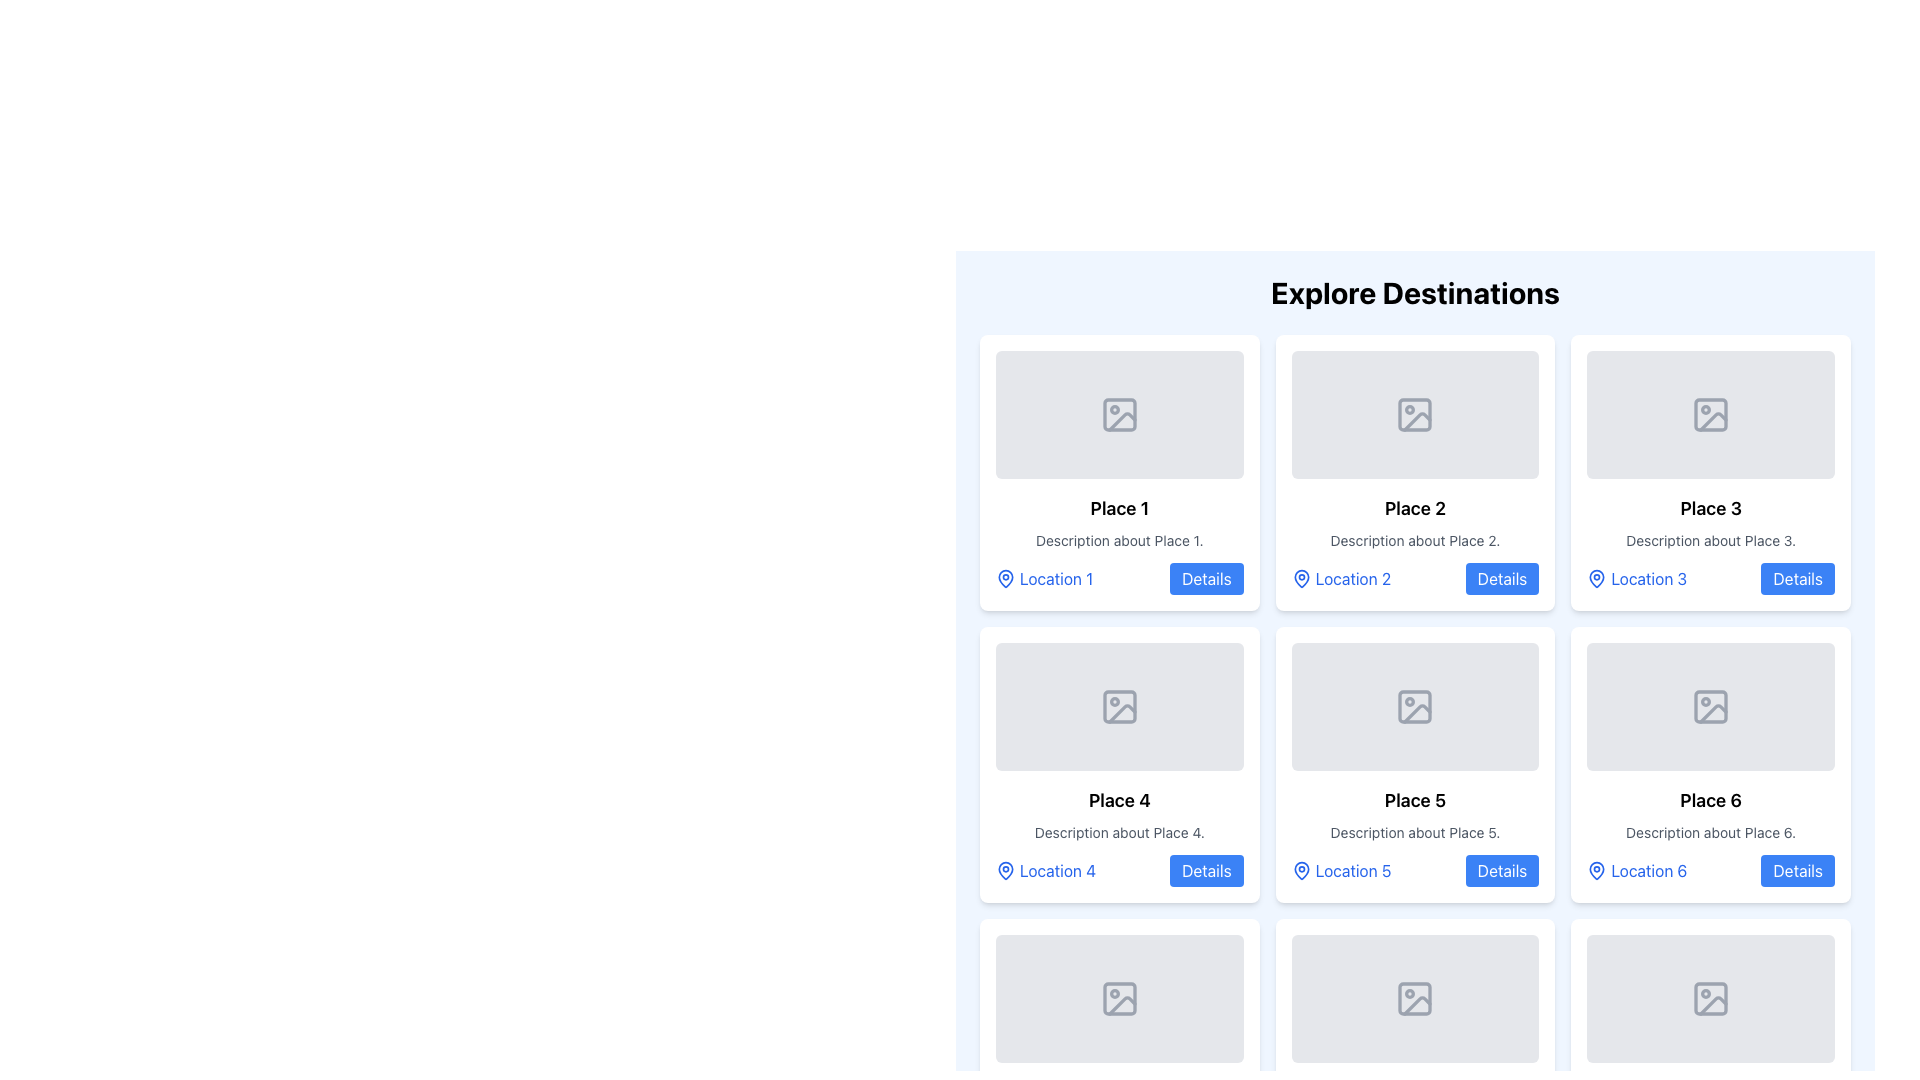 The height and width of the screenshot is (1080, 1920). Describe the element at coordinates (1710, 414) in the screenshot. I see `the icon details of the Image Placeholder for 'Place 3', located in the upper section of the card above the text and buttons` at that location.